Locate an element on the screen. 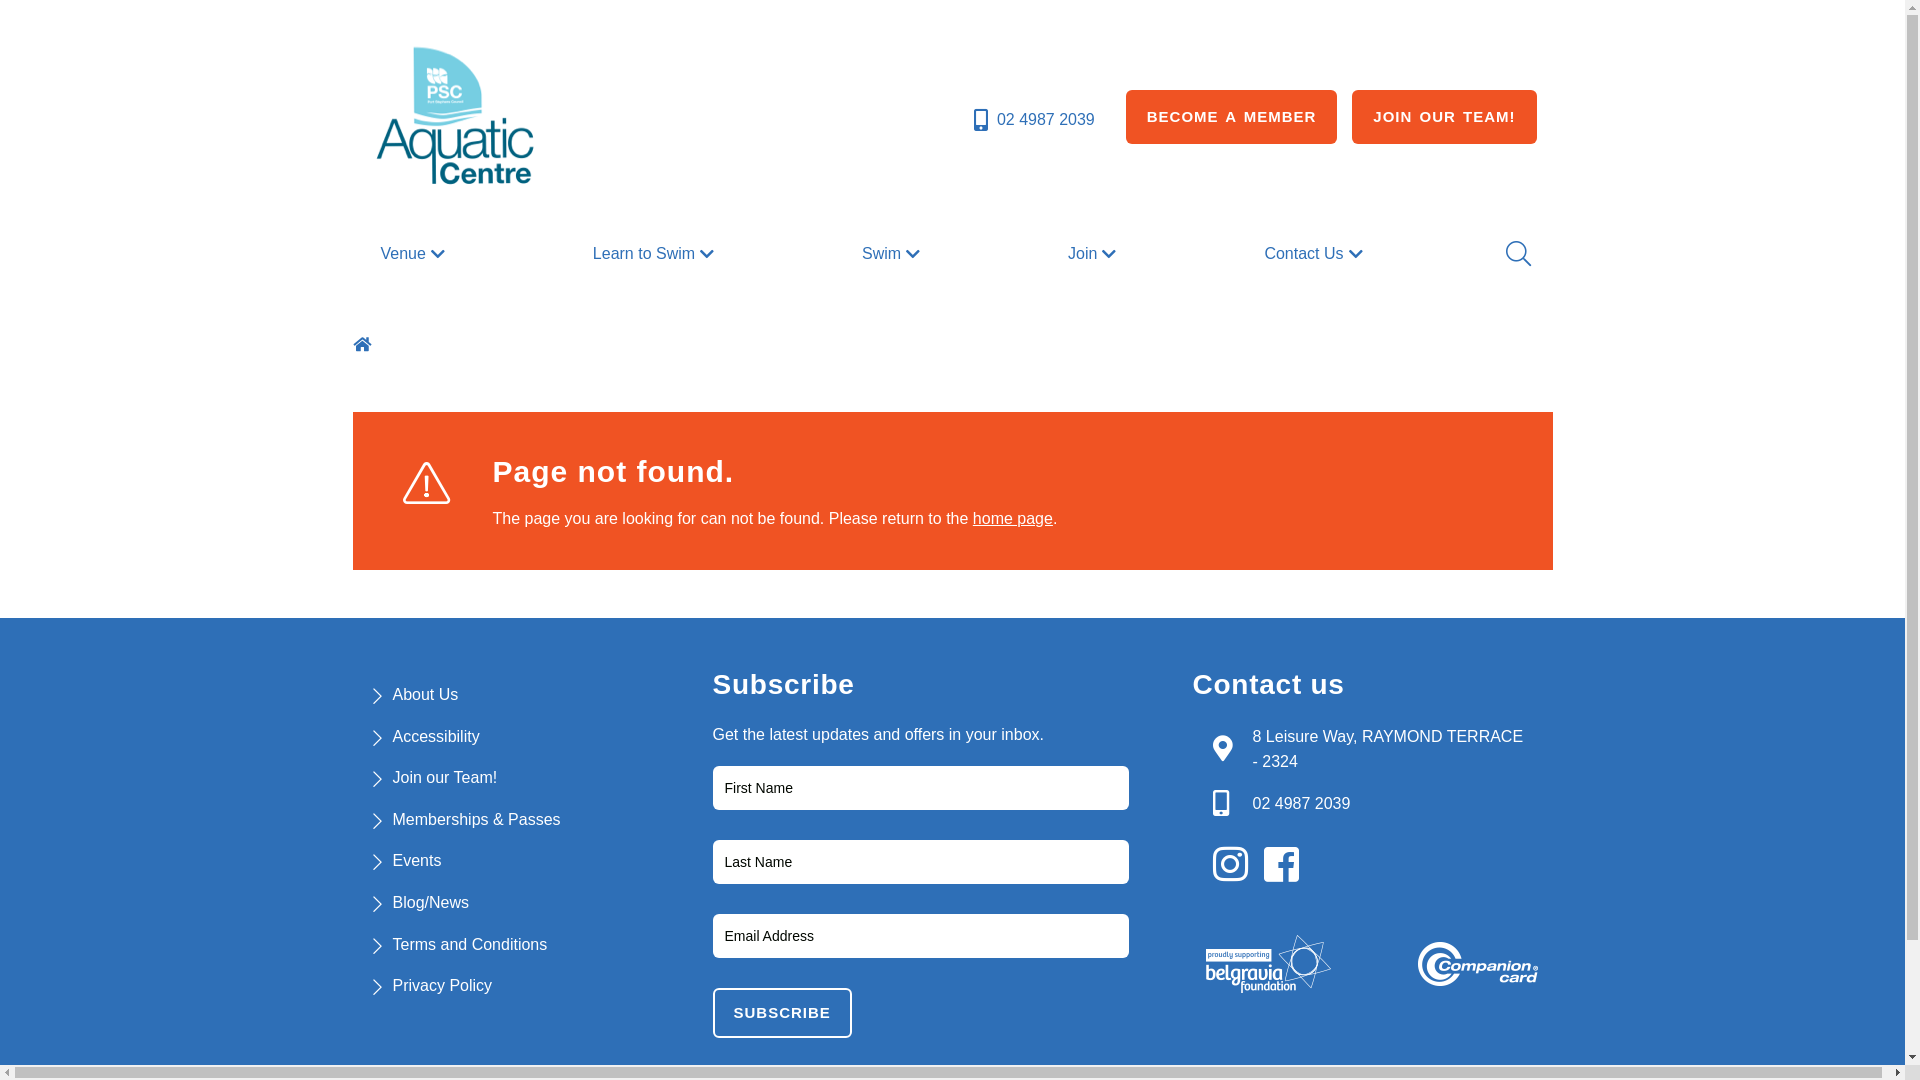  'JOIN OUR TEAM!' is located at coordinates (1352, 116).